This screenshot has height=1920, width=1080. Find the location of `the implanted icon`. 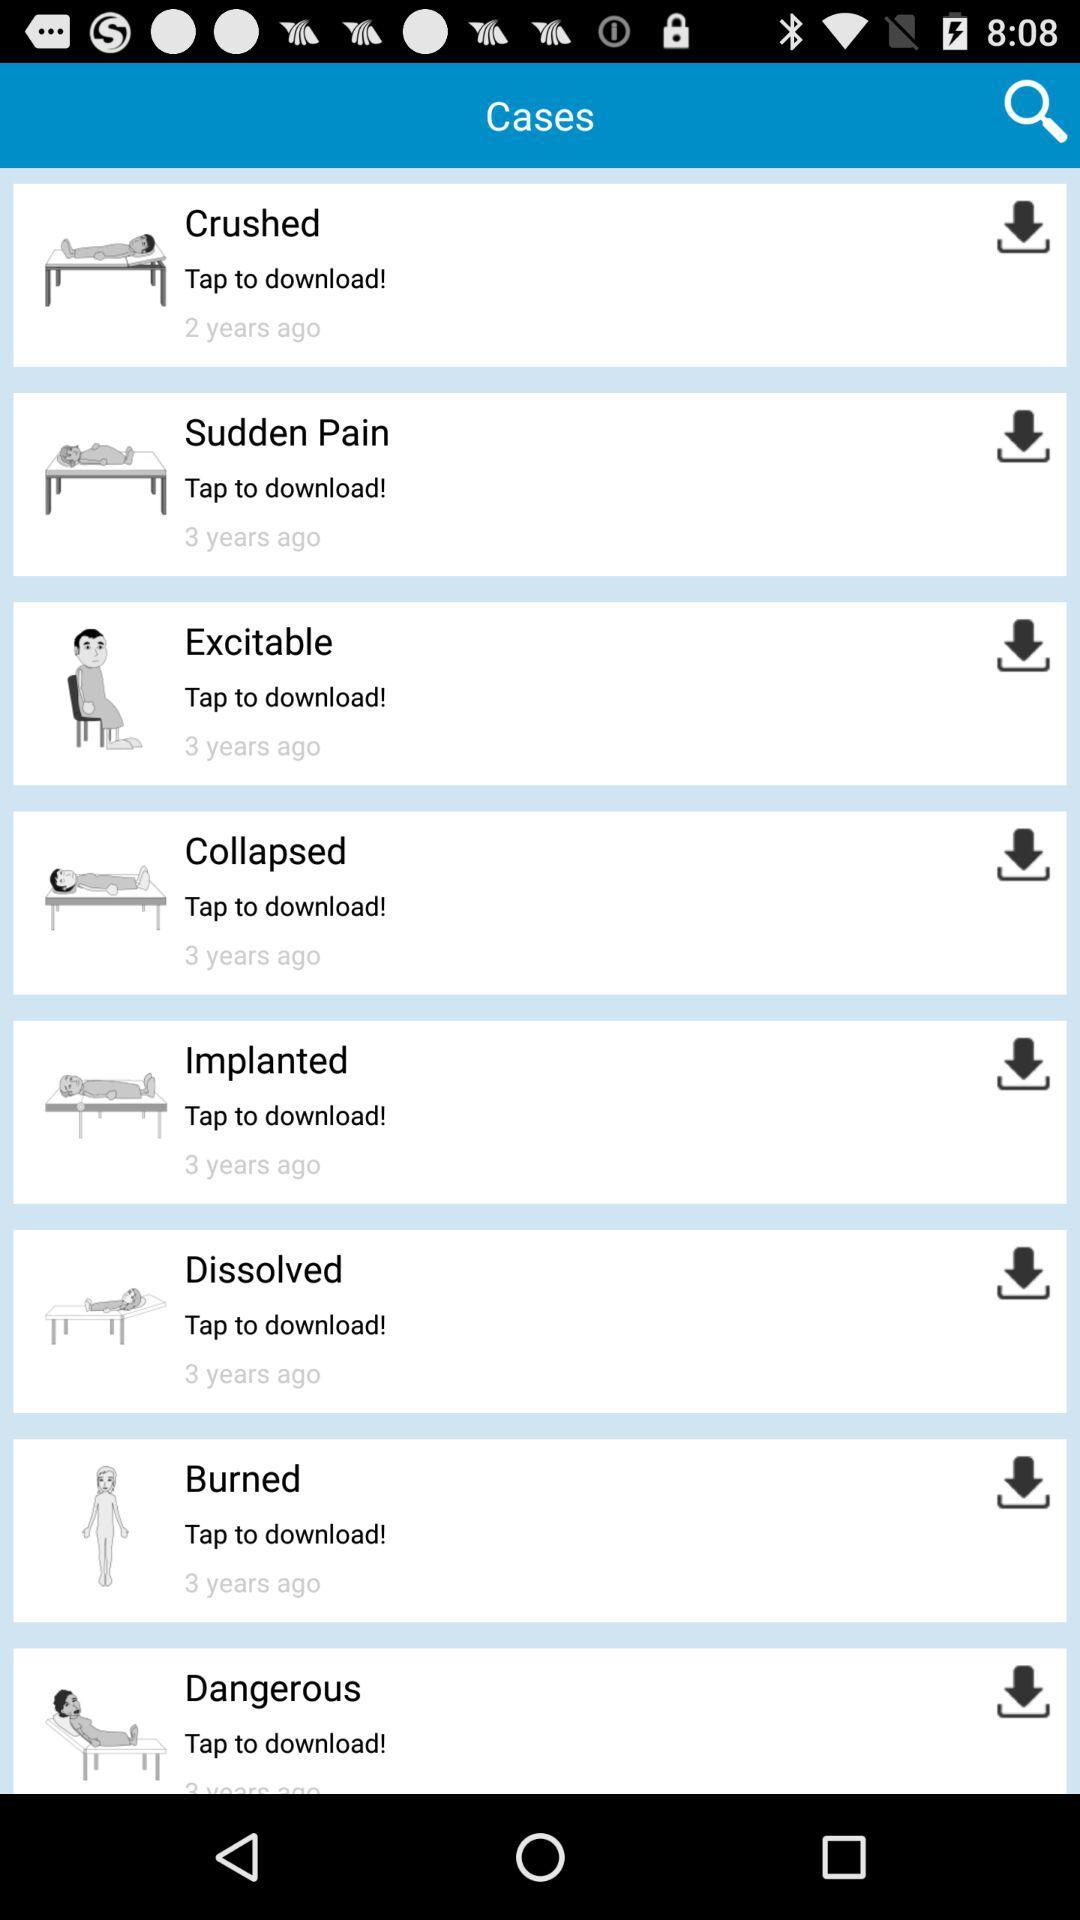

the implanted icon is located at coordinates (265, 1058).